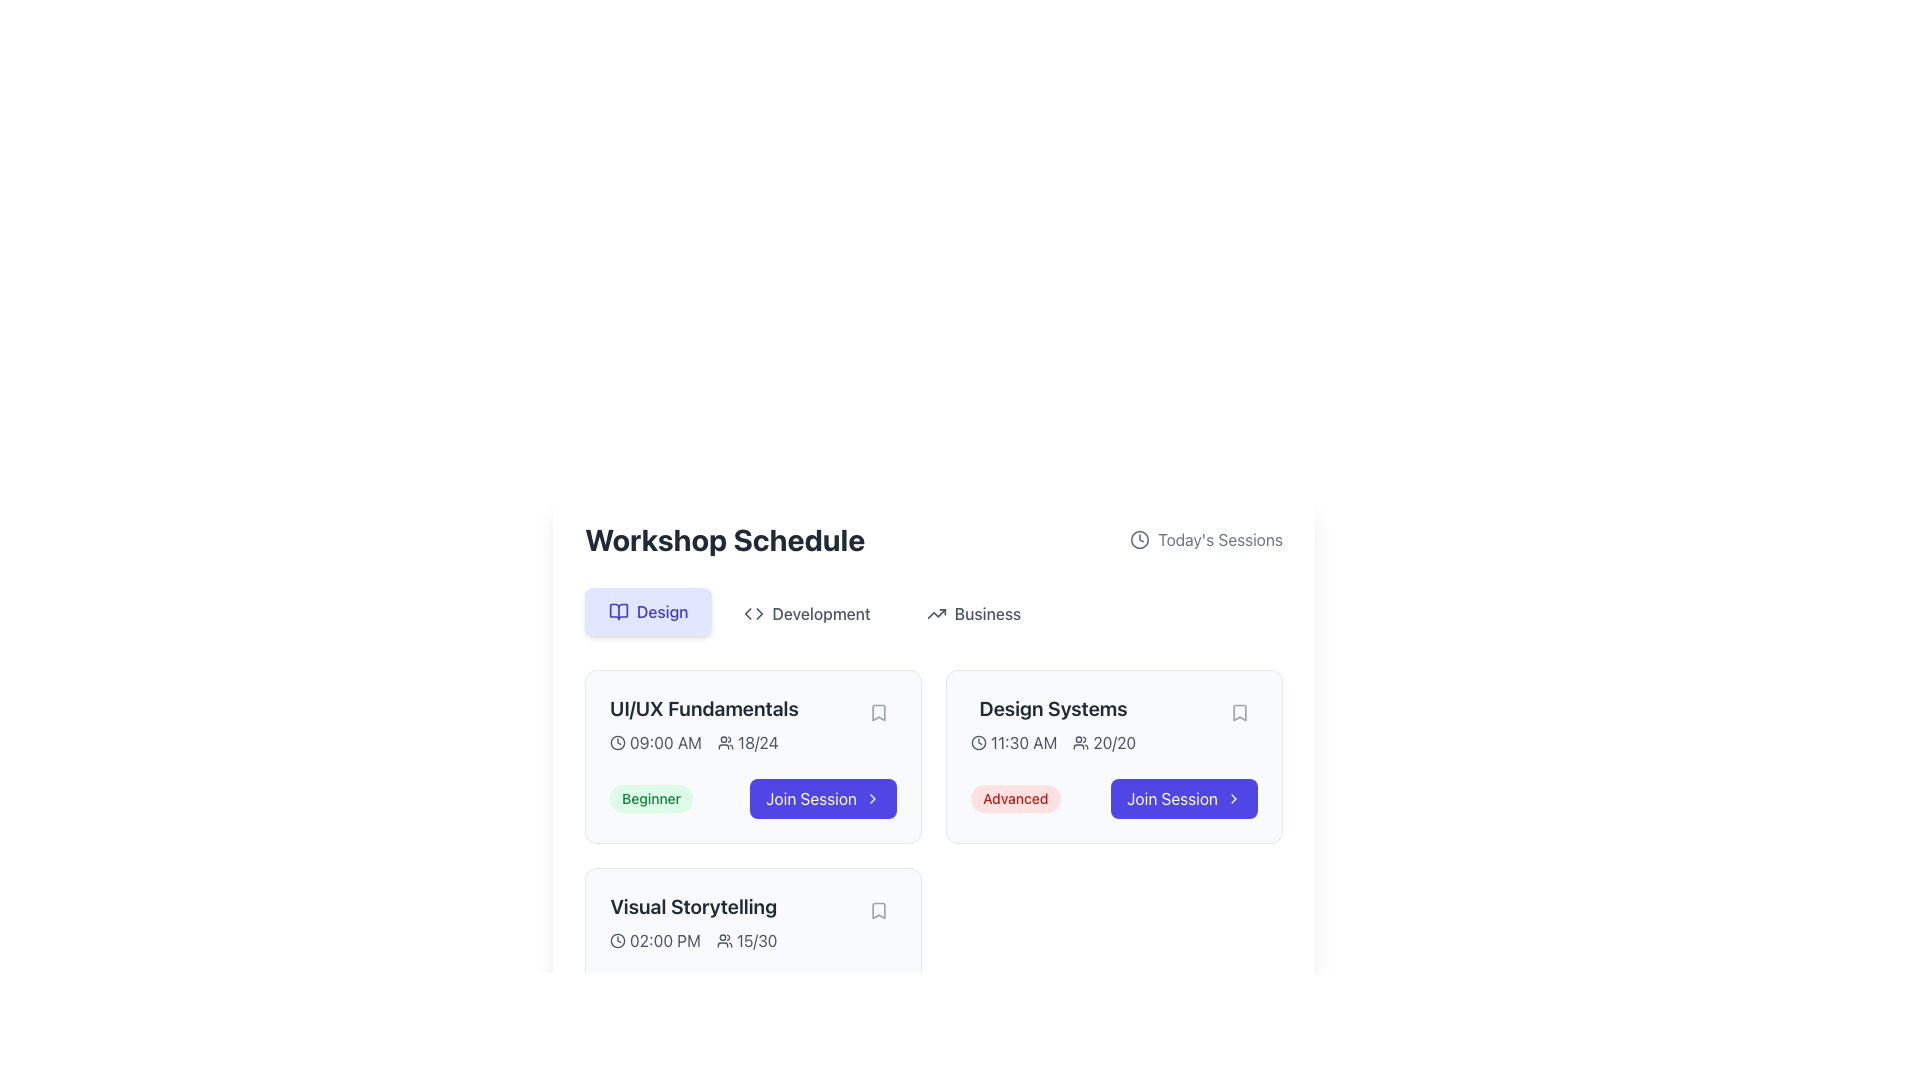 This screenshot has width=1920, height=1080. What do you see at coordinates (878, 712) in the screenshot?
I see `the small gray bookmark icon located in the top-right corner of the card for the 'UI/UX Fundamentals' session to bookmark the session` at bounding box center [878, 712].